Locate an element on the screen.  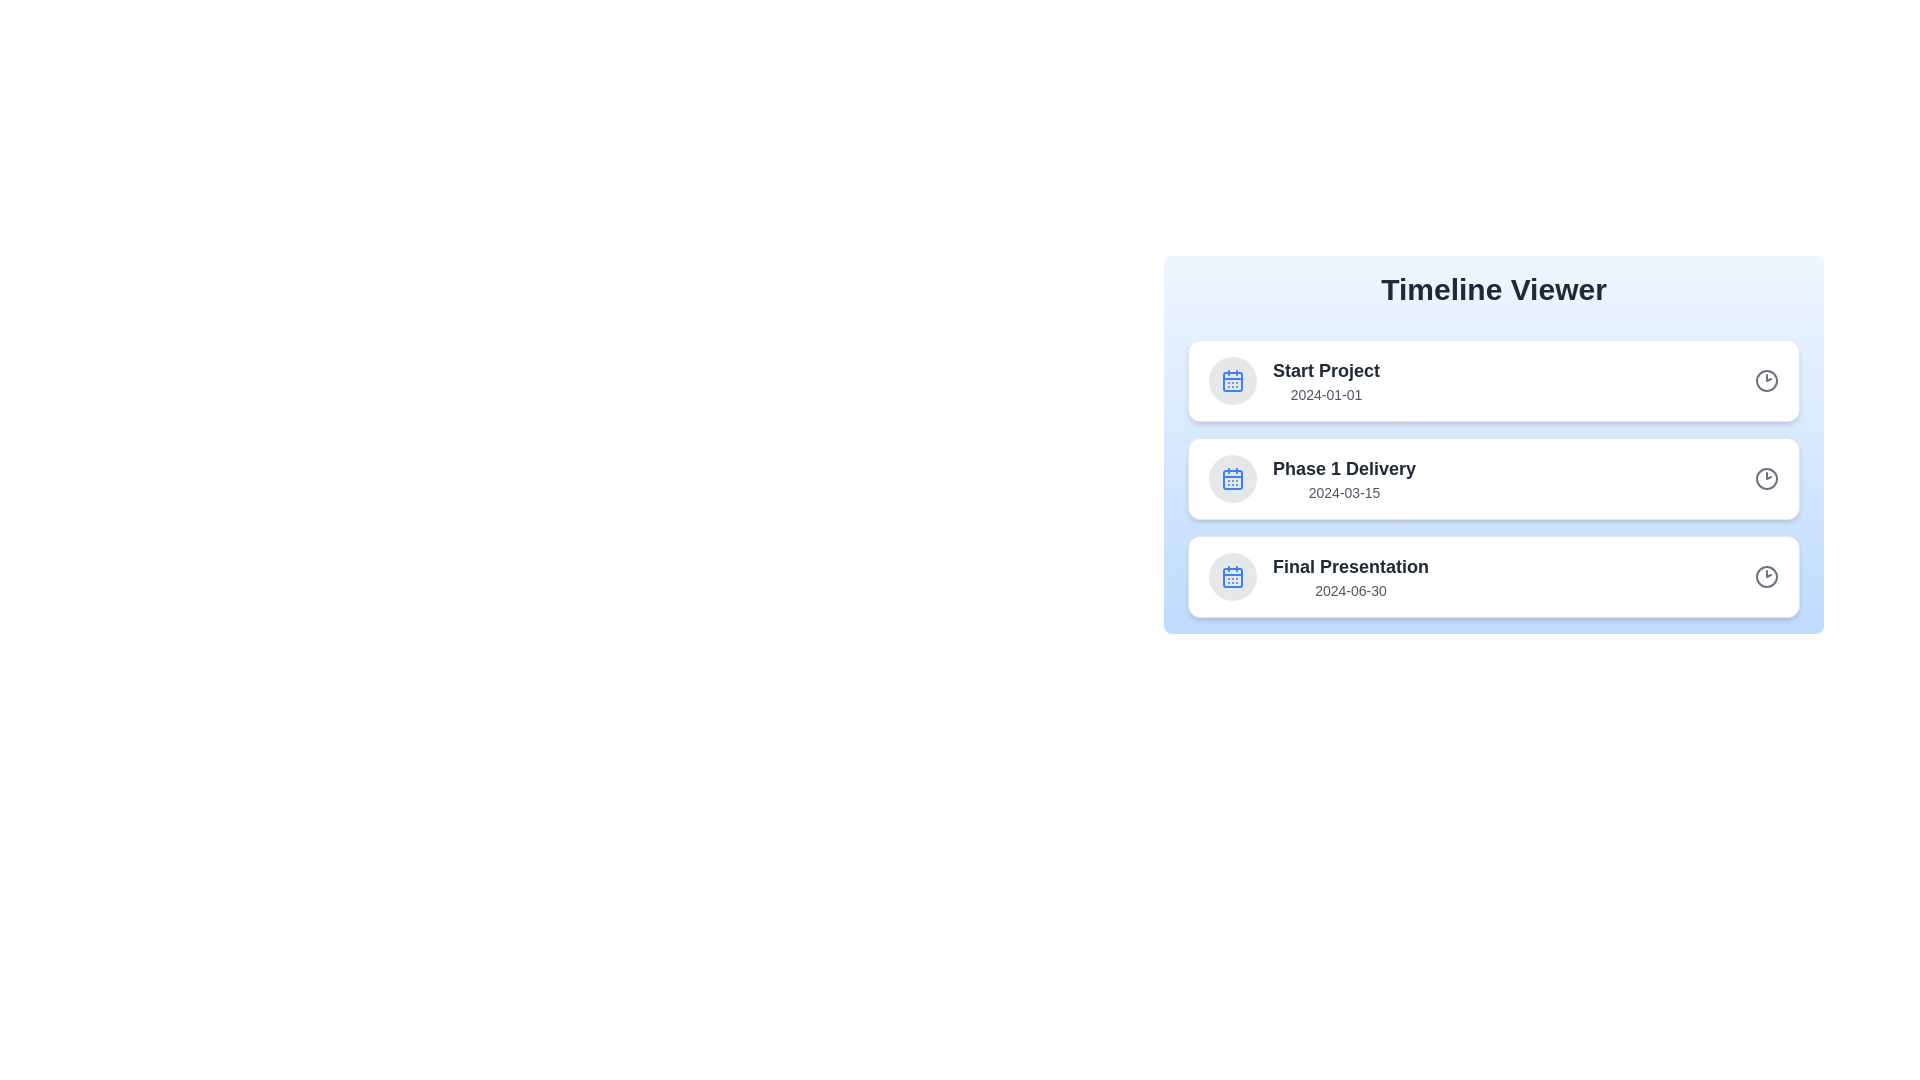
the 'Start Project' informational card, which features a blue calendar icon, bold text, and the date '2024-01-01', located at the top of the list in the 'Timeline Viewer' section is located at coordinates (1294, 381).